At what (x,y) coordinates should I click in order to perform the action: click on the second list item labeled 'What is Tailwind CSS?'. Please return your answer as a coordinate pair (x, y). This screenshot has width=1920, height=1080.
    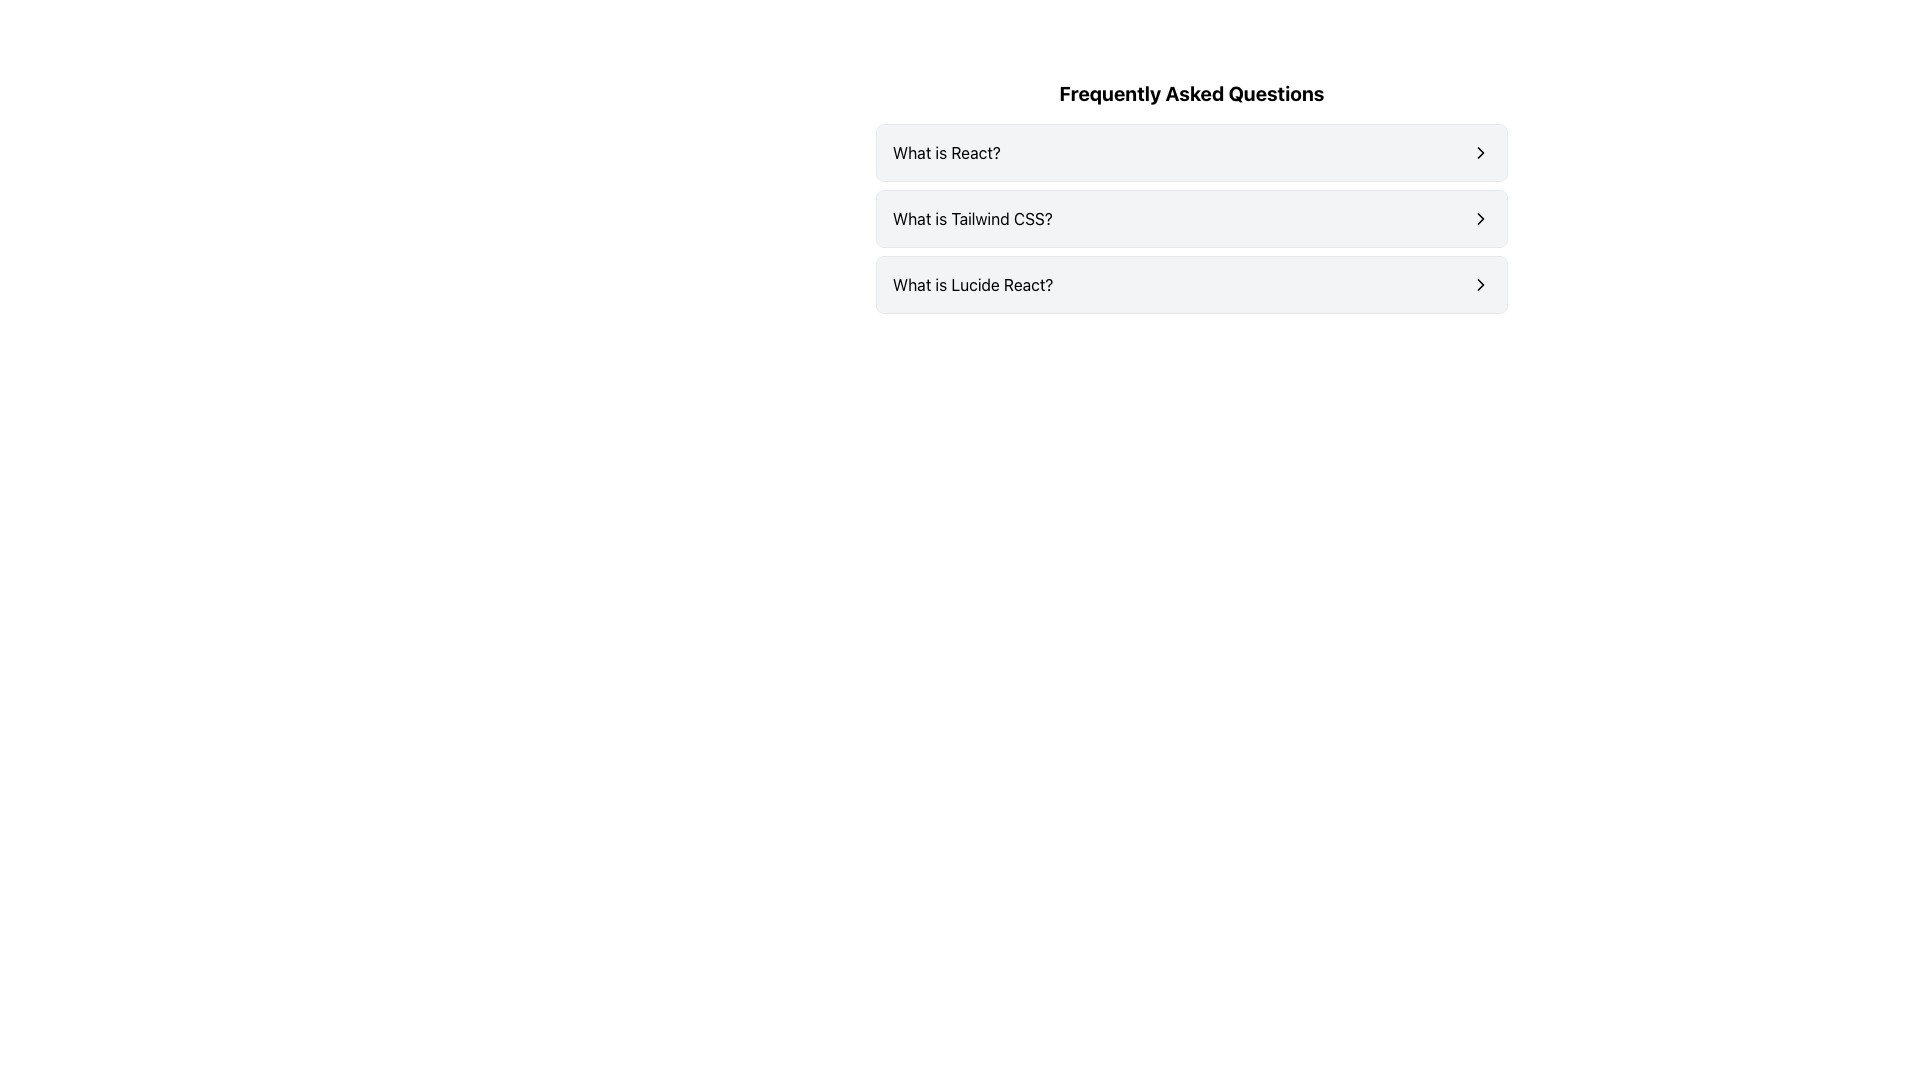
    Looking at the image, I should click on (1191, 219).